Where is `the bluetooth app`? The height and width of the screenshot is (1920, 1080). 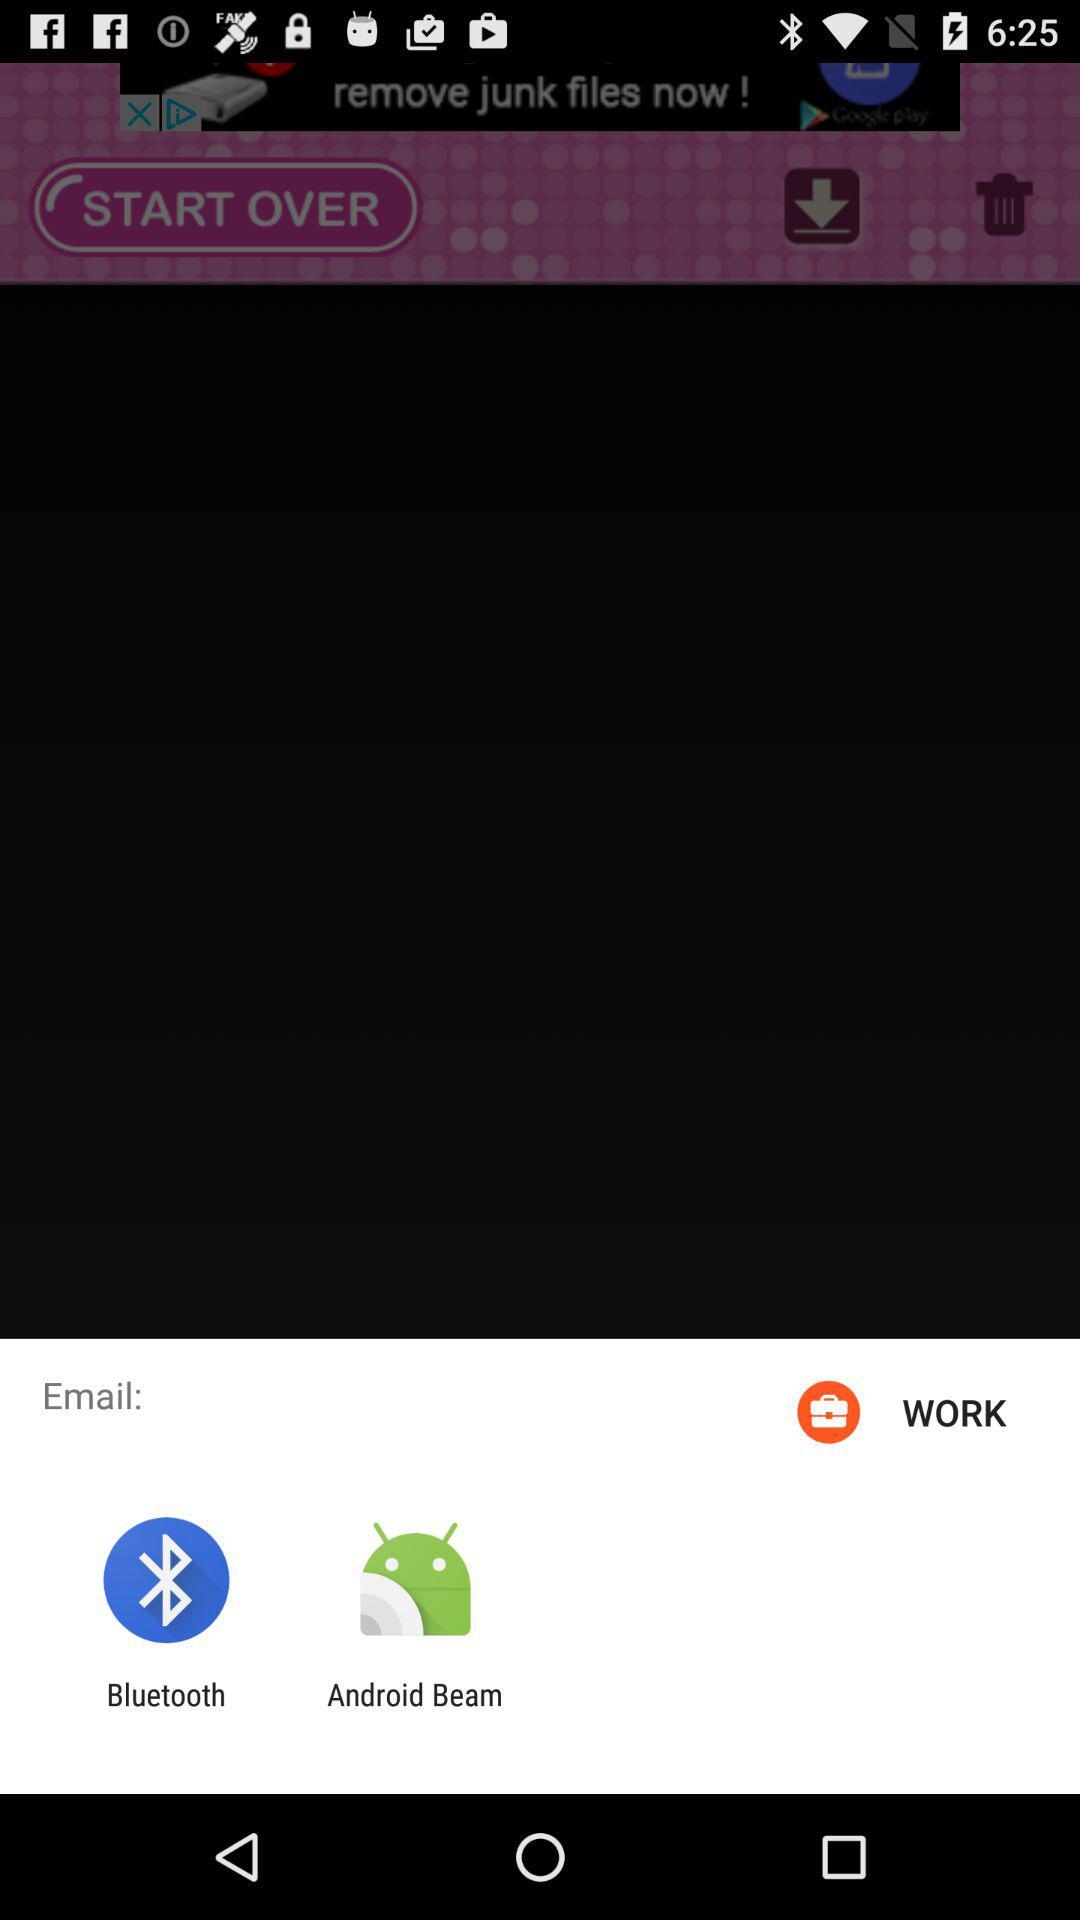 the bluetooth app is located at coordinates (165, 1711).